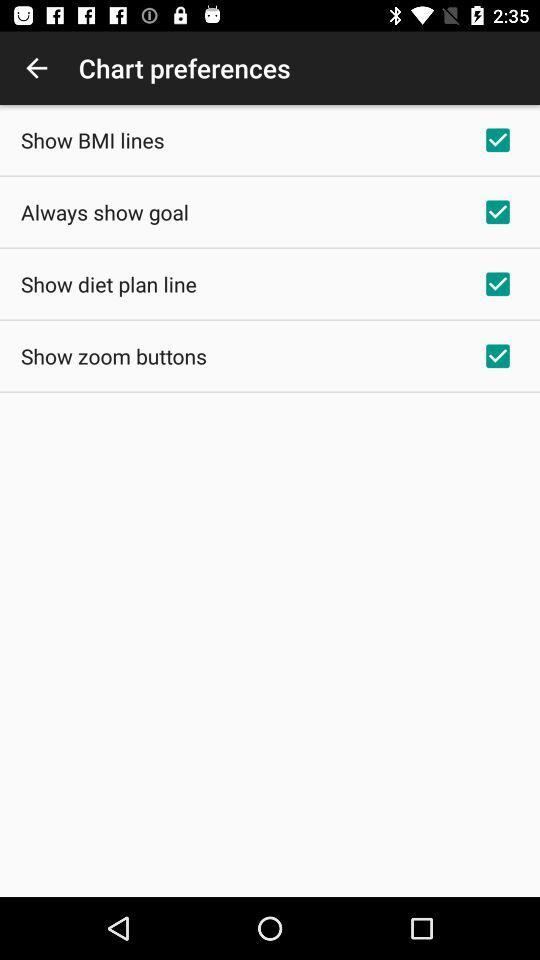 Image resolution: width=540 pixels, height=960 pixels. I want to click on the item above show zoom buttons icon, so click(108, 283).